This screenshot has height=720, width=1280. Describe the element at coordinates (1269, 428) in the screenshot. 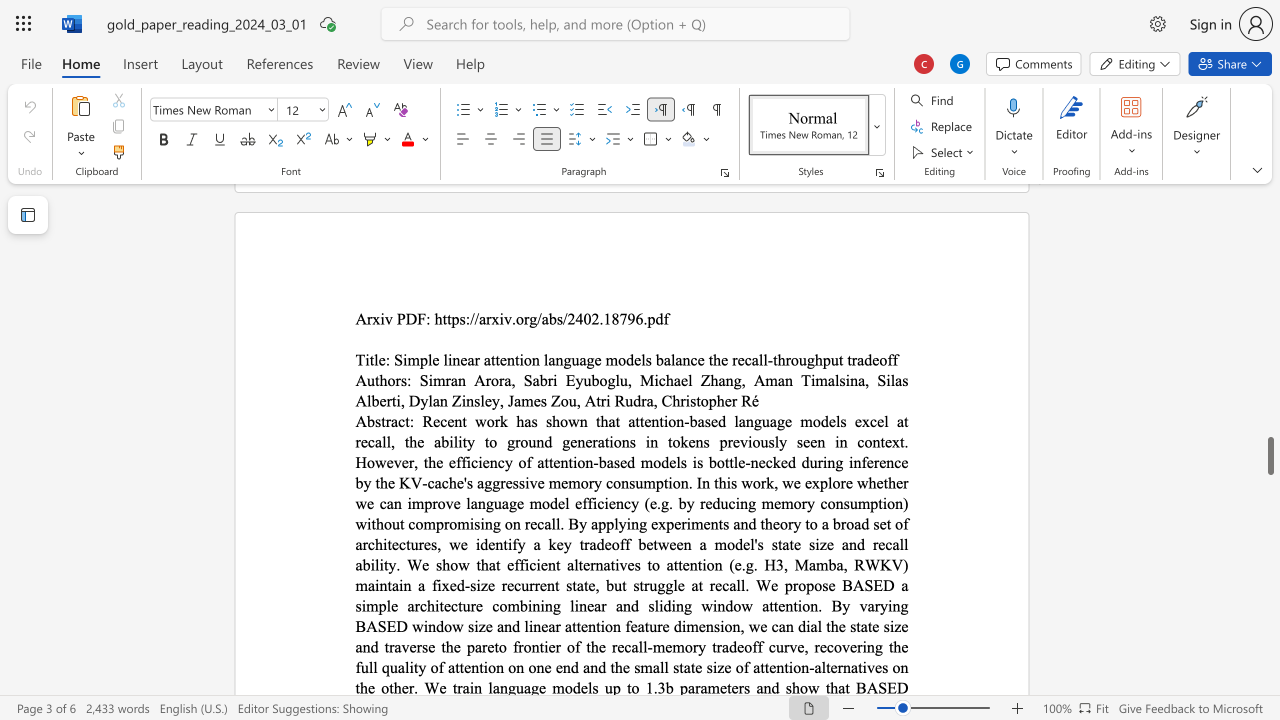

I see `the scrollbar on the right` at that location.